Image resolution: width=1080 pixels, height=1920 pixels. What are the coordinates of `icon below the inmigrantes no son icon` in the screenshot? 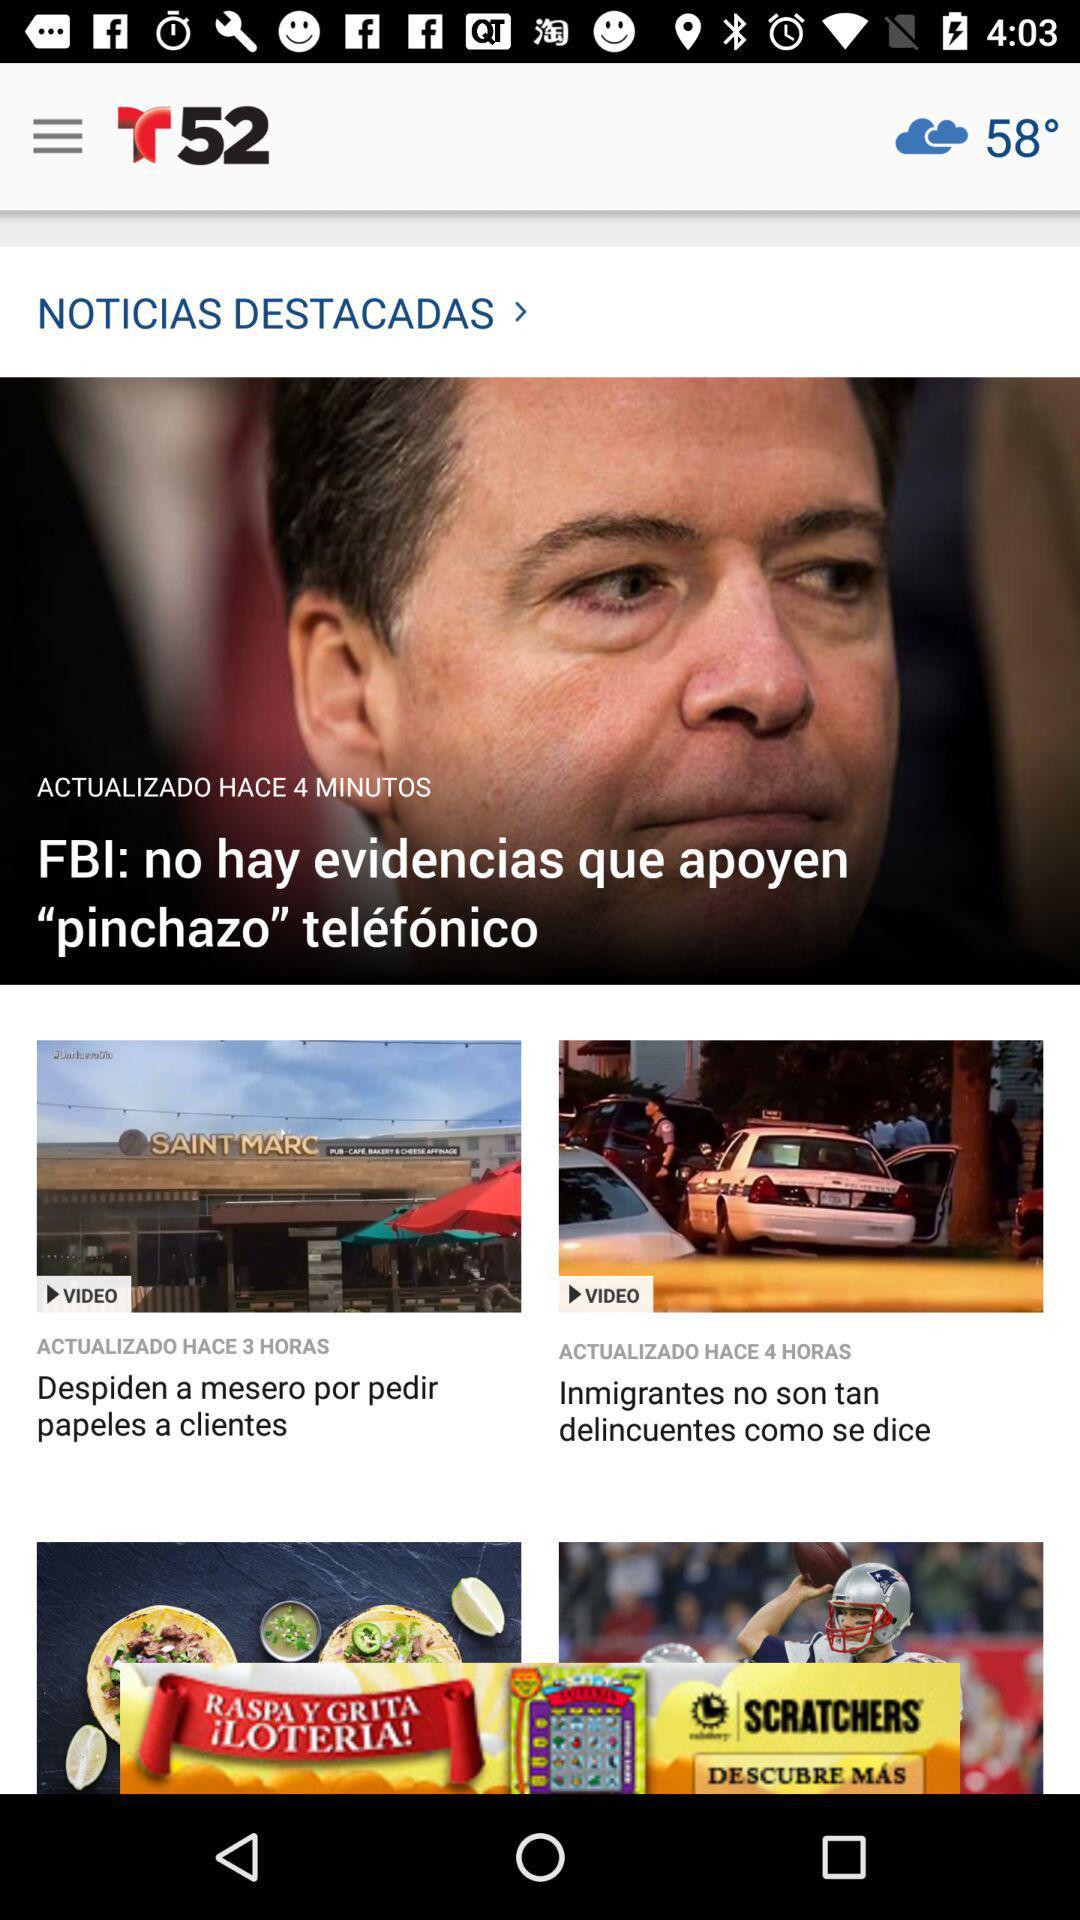 It's located at (540, 1727).